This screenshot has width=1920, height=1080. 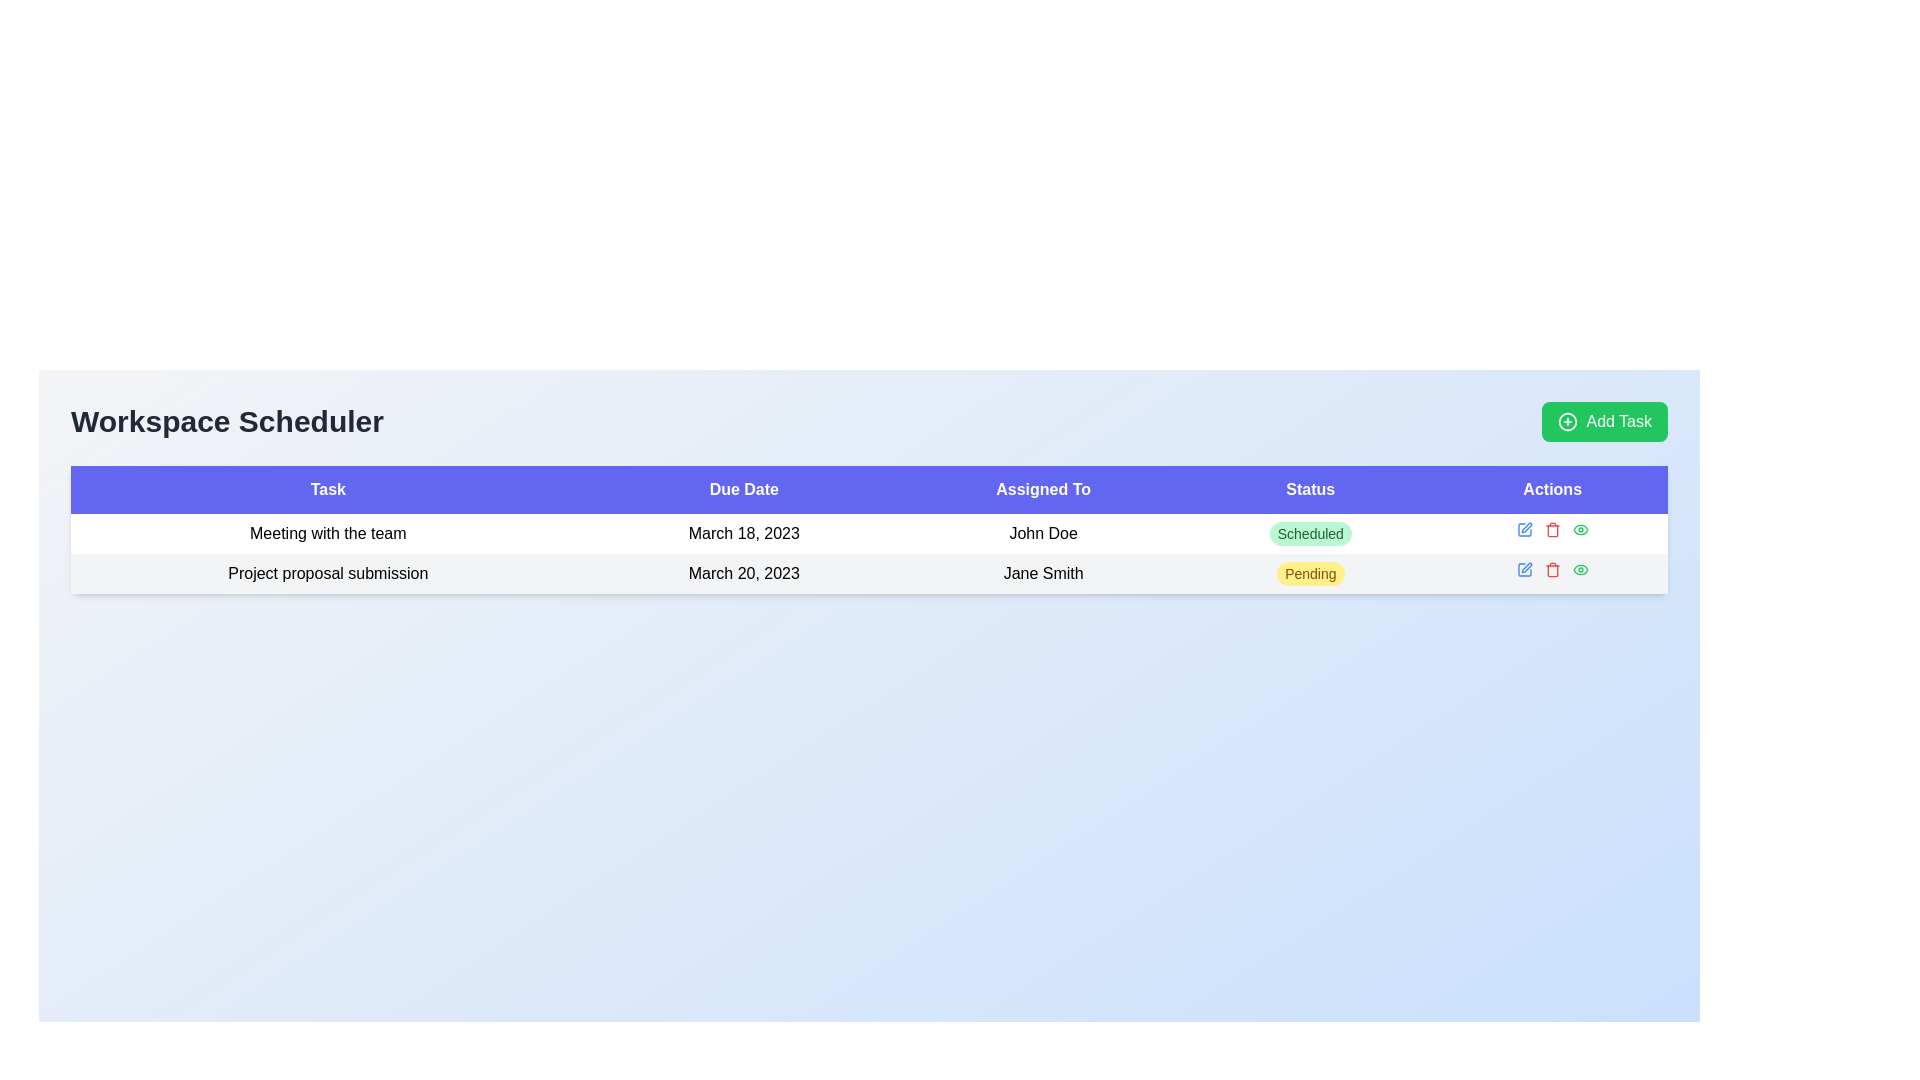 I want to click on the trash can icon button in the 'Actions' column of the table for the 'Project proposal submission', so click(x=1551, y=571).